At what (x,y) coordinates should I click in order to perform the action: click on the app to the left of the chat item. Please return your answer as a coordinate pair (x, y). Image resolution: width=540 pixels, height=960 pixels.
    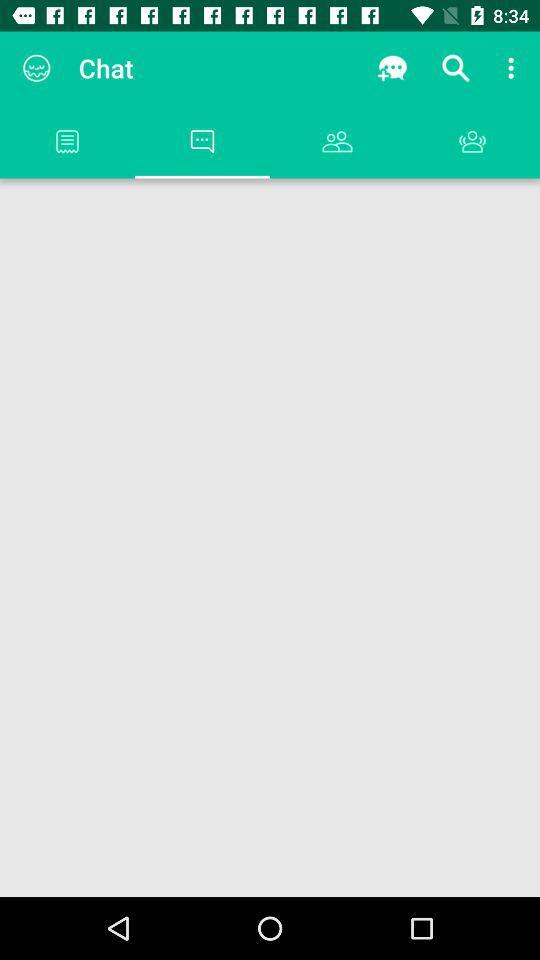
    Looking at the image, I should click on (36, 68).